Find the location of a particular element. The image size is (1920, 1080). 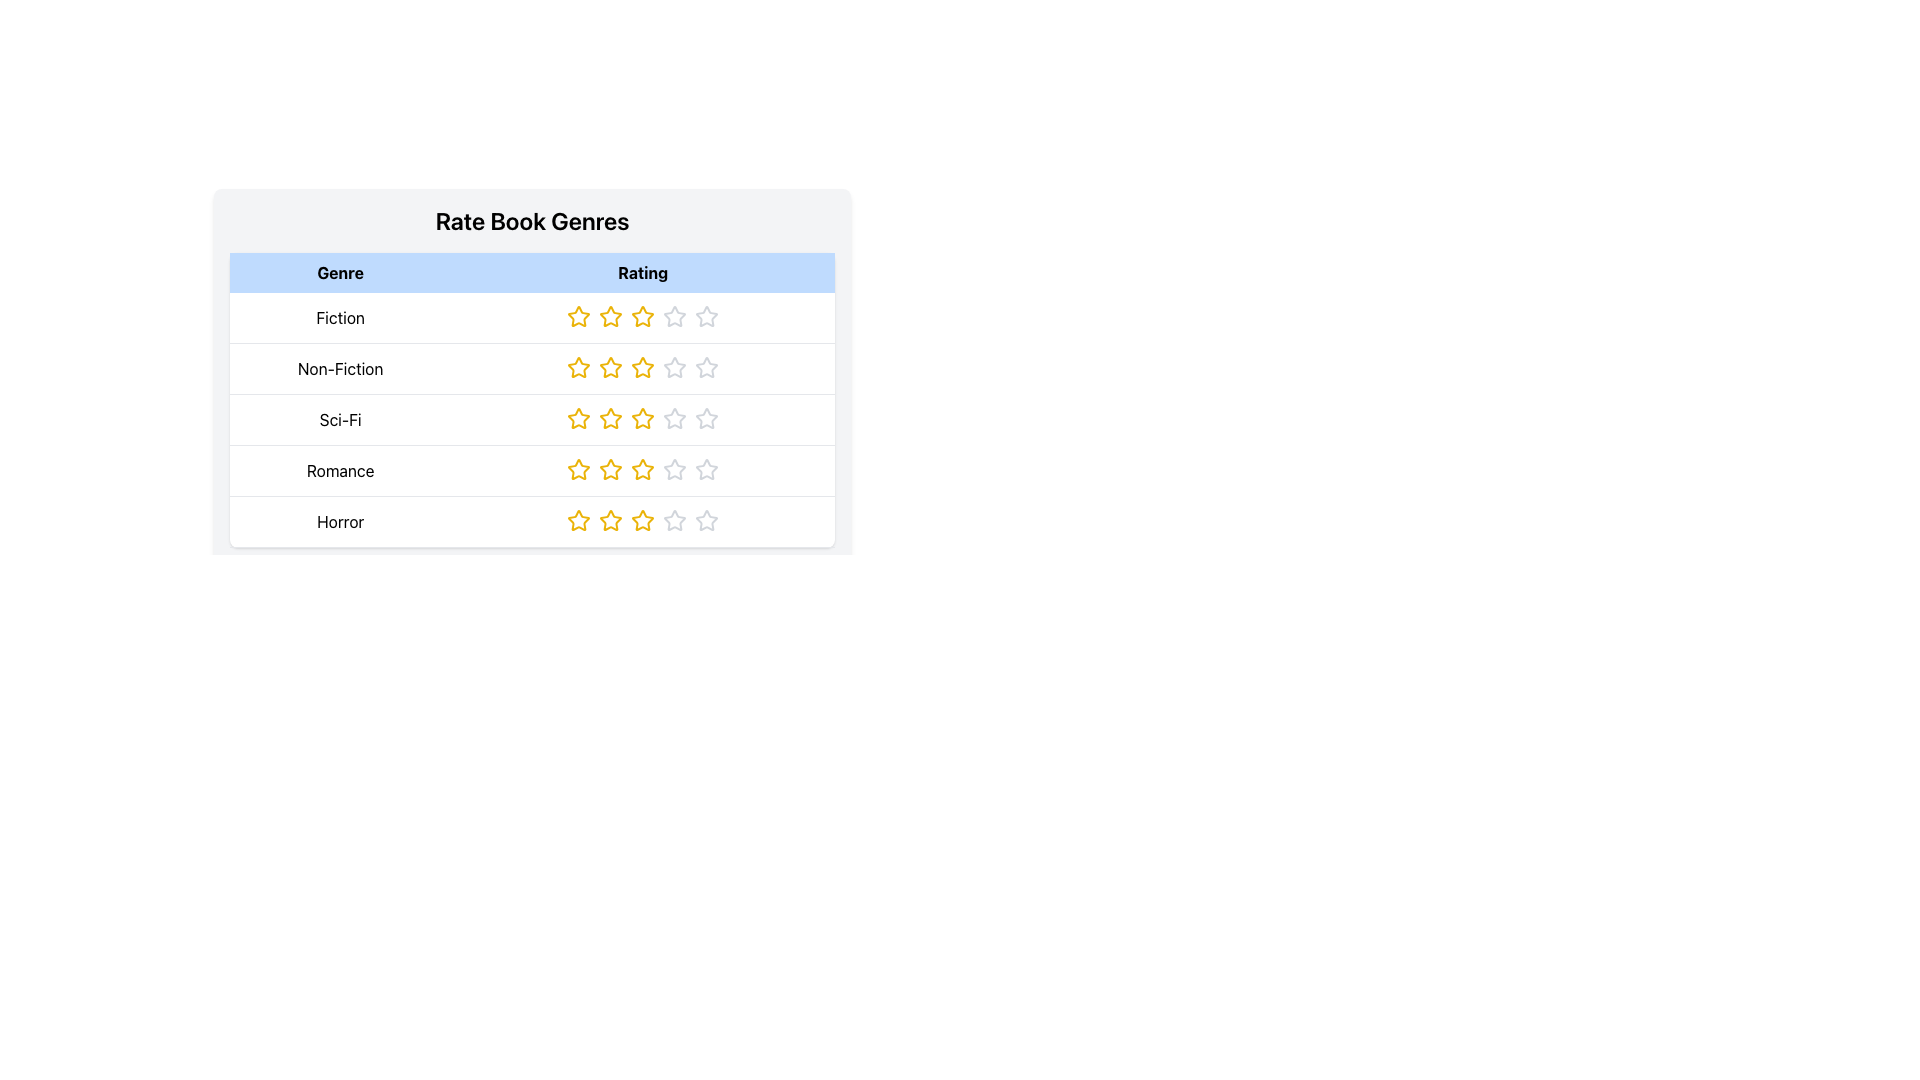

the text label displaying 'Fiction' located in the first row under the 'Genre' column of the table is located at coordinates (340, 317).